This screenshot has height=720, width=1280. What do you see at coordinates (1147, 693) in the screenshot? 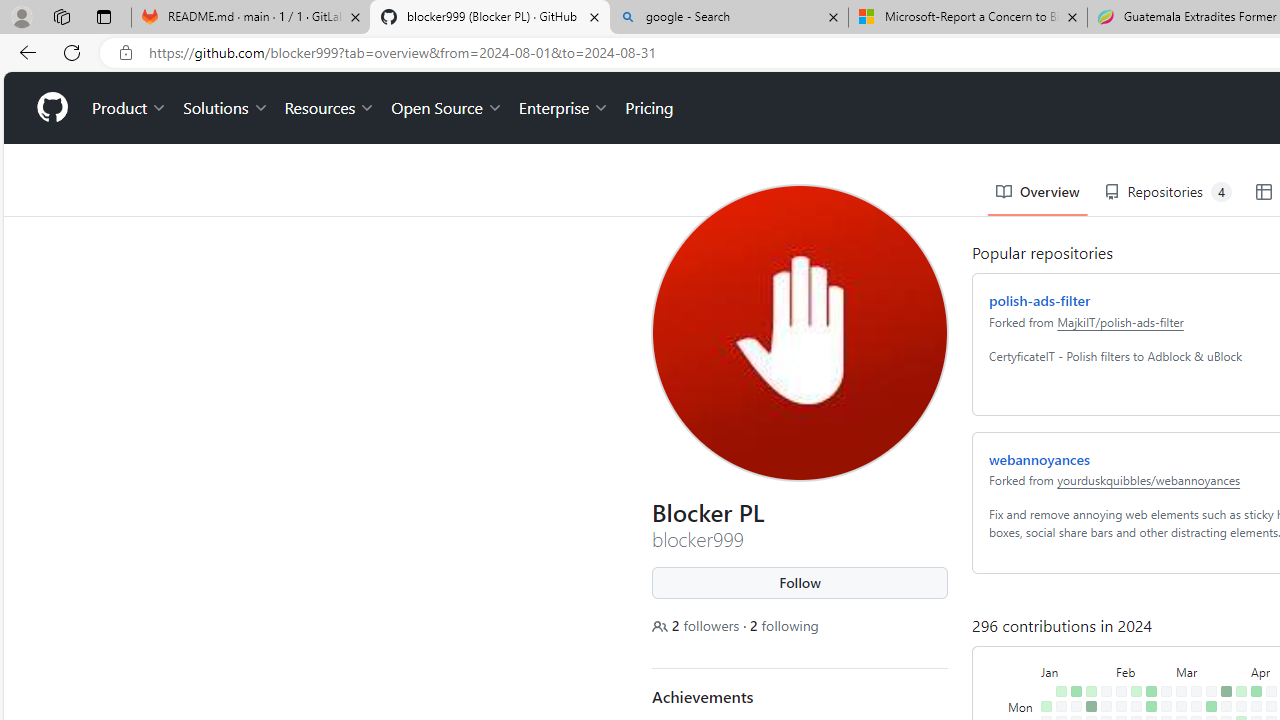
I see `'1 contribution on February 23rd.'` at bounding box center [1147, 693].